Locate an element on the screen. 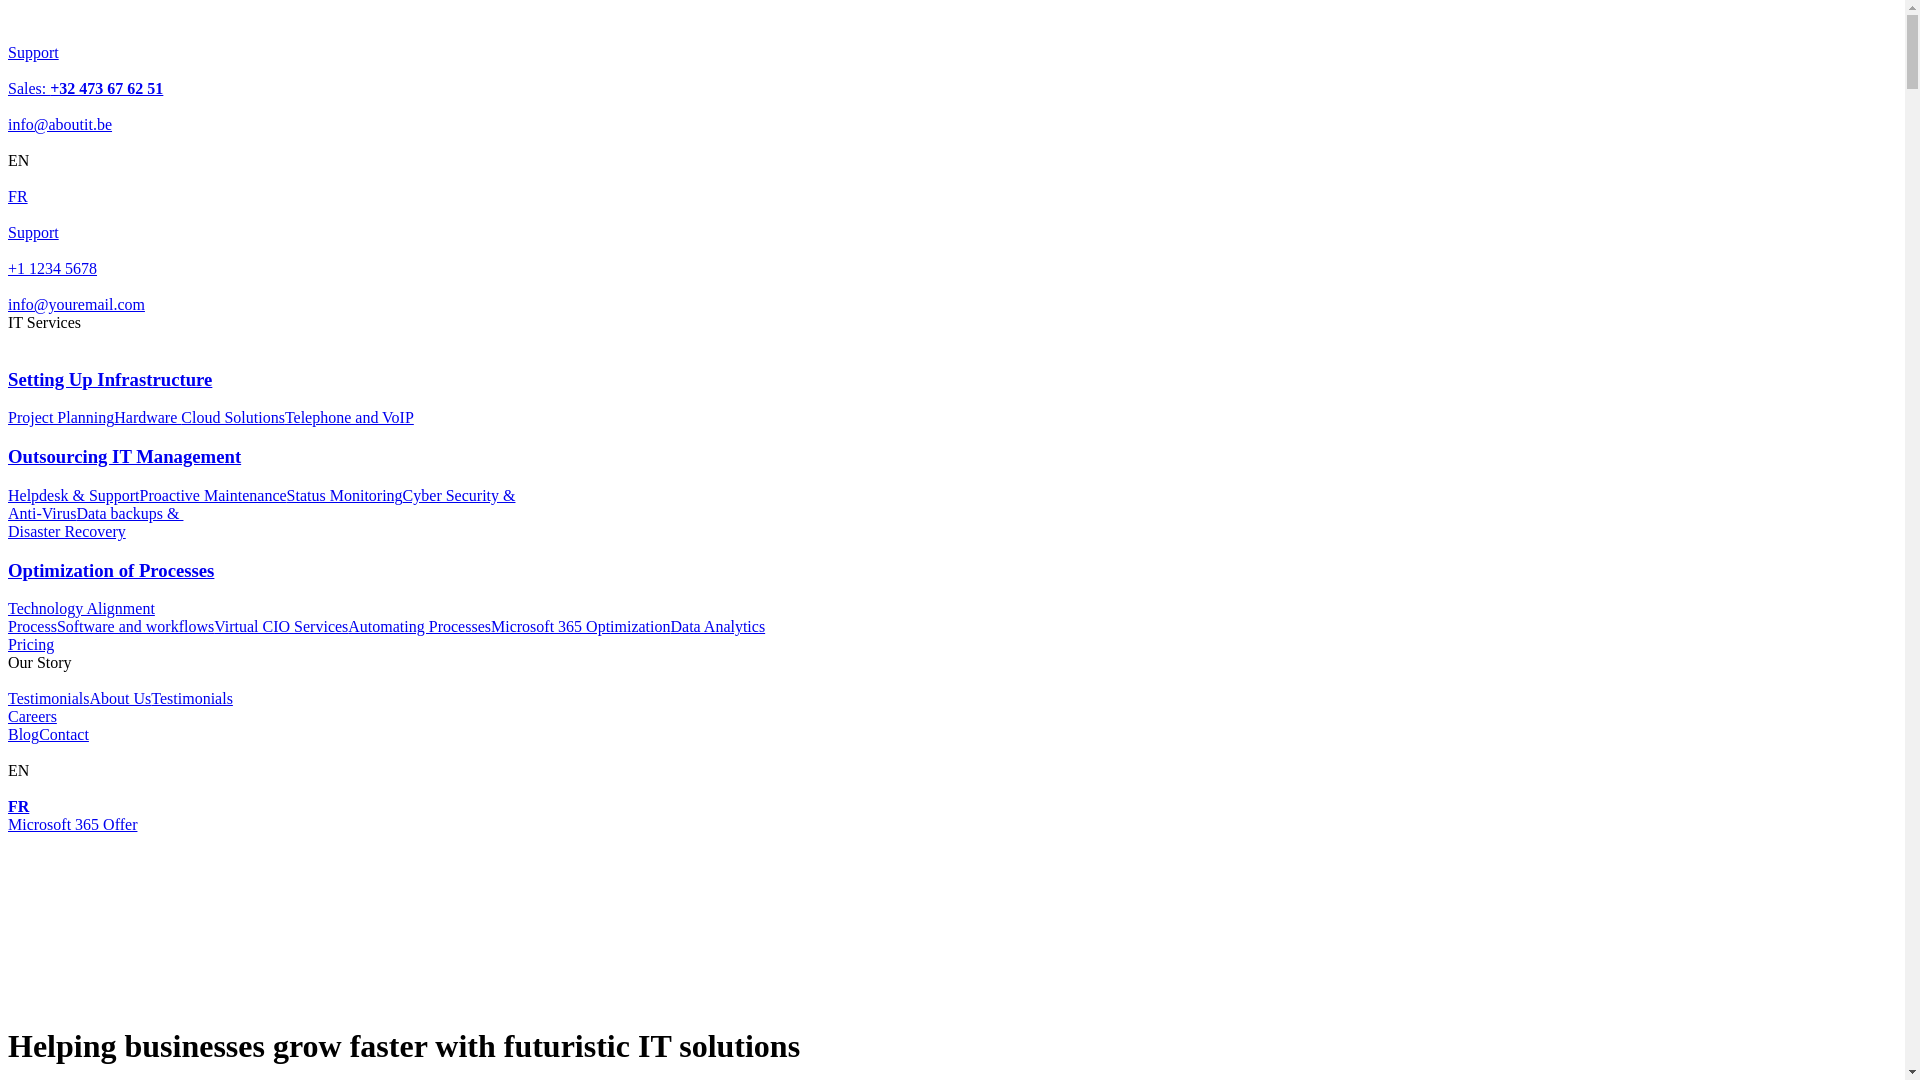 The image size is (1920, 1080). 'Technology Alignment is located at coordinates (80, 616).